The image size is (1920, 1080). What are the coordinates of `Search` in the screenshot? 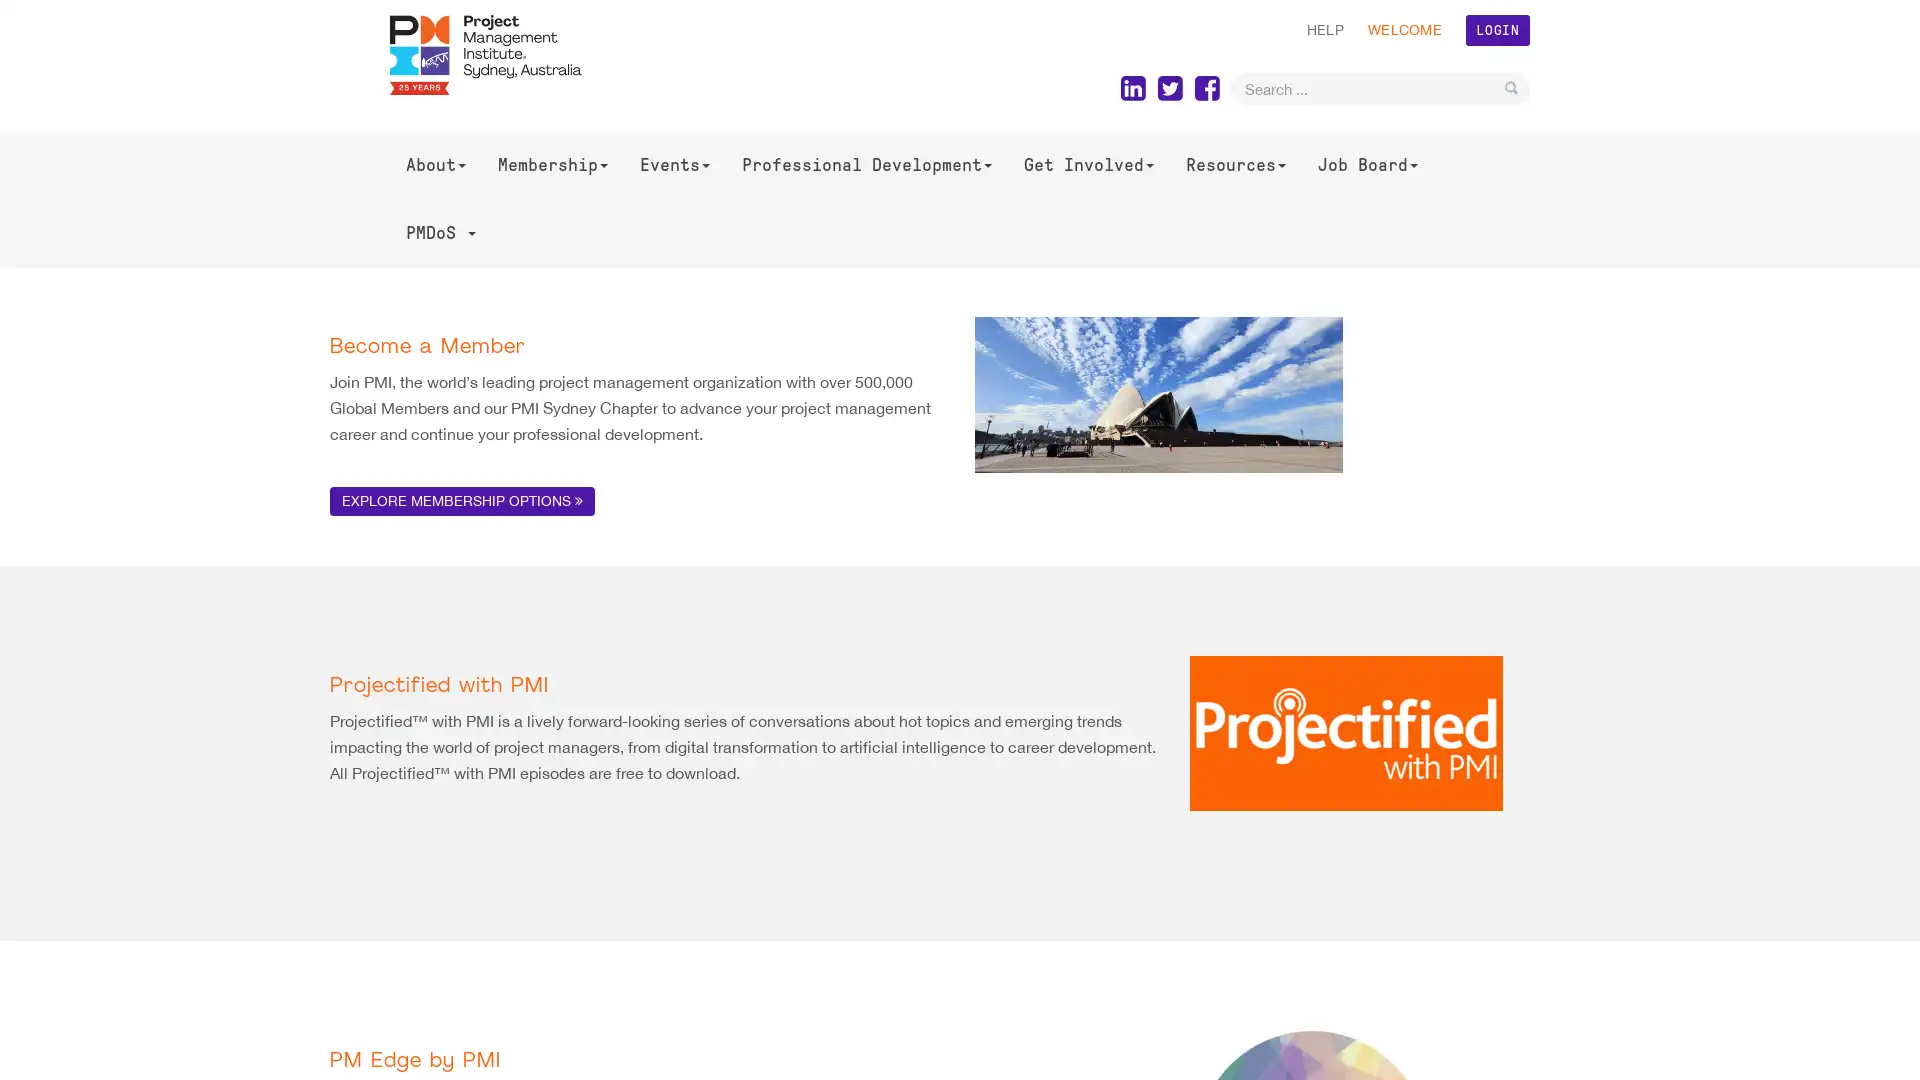 It's located at (1511, 87).